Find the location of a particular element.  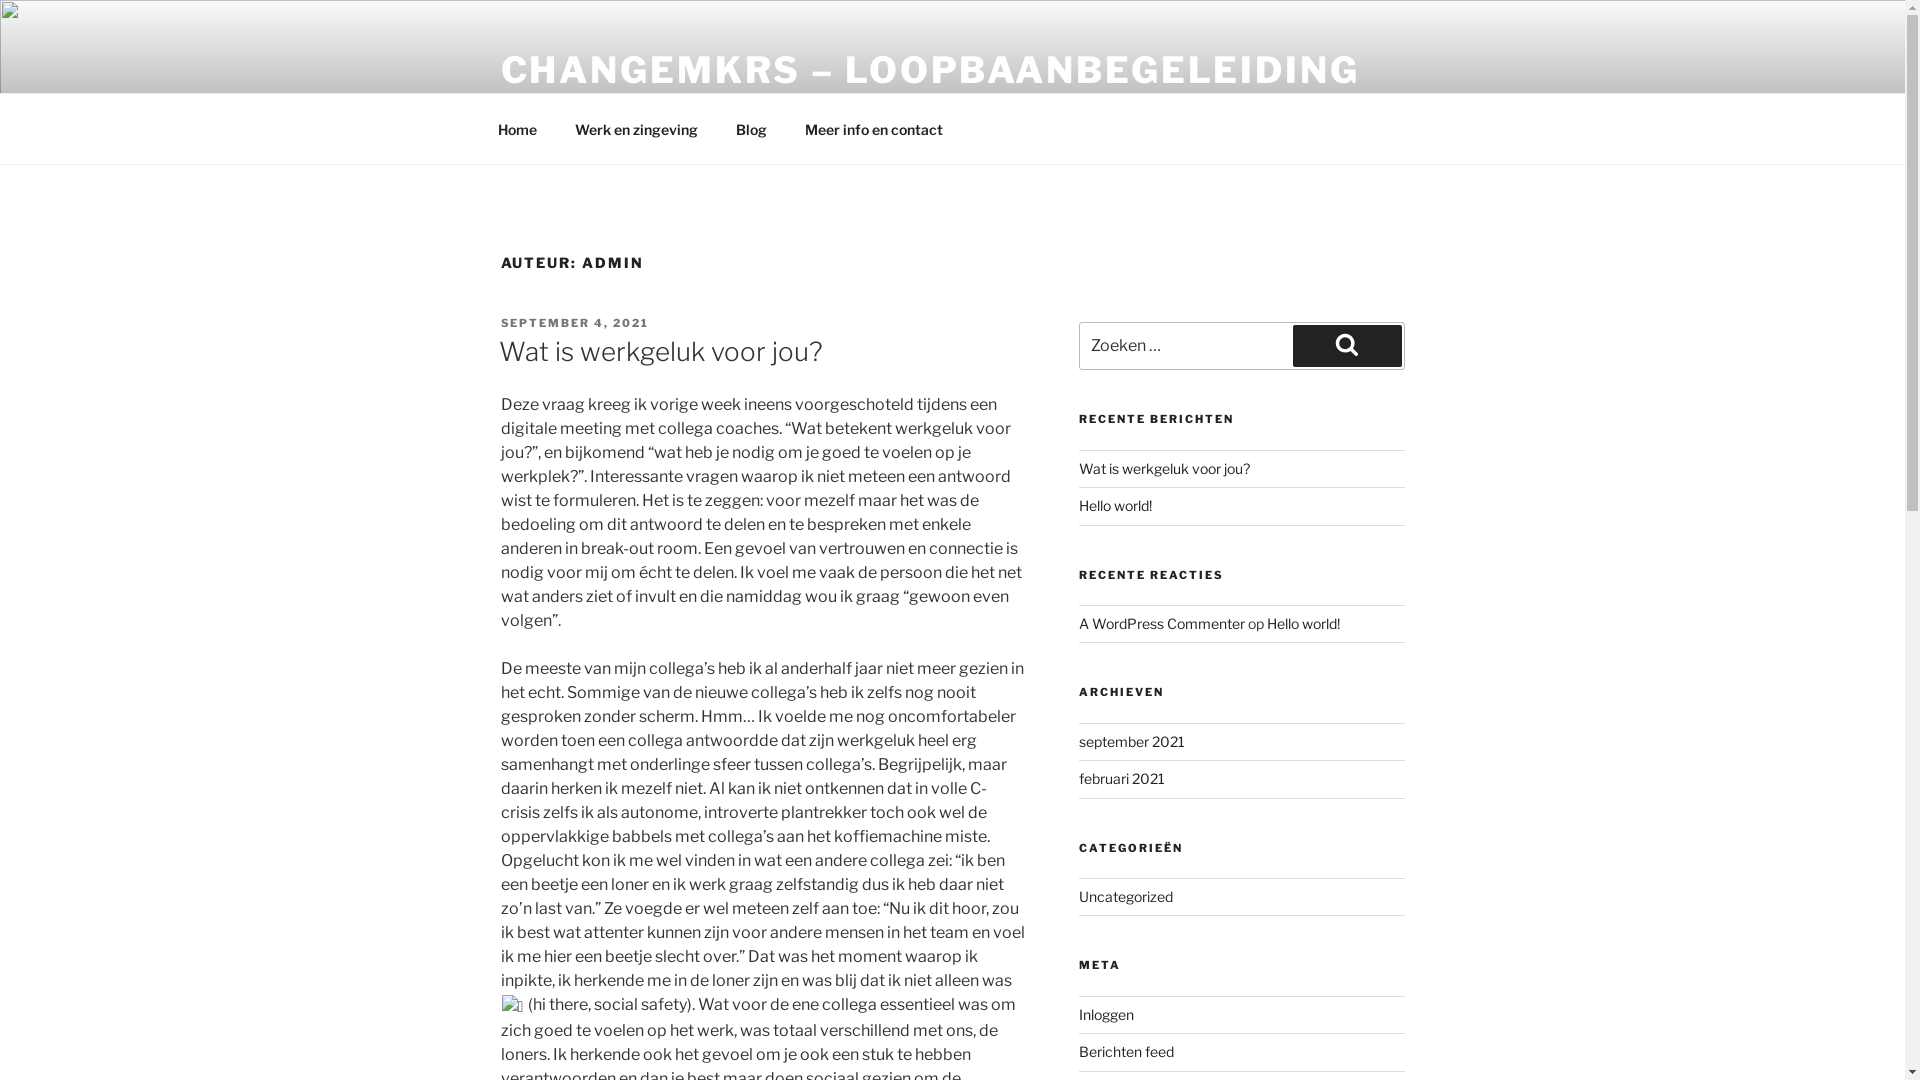

'Zoeken' is located at coordinates (1346, 345).